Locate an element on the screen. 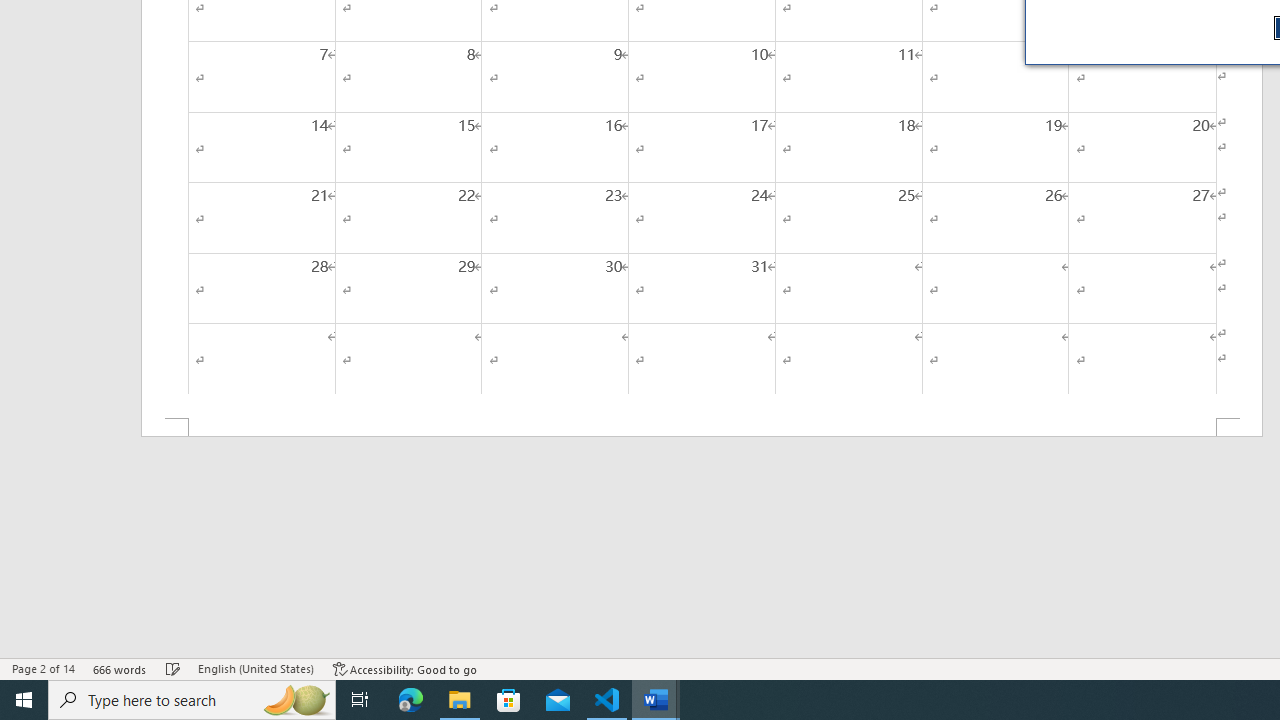 The height and width of the screenshot is (720, 1280). 'Page Number Page 2 of 14' is located at coordinates (43, 669).